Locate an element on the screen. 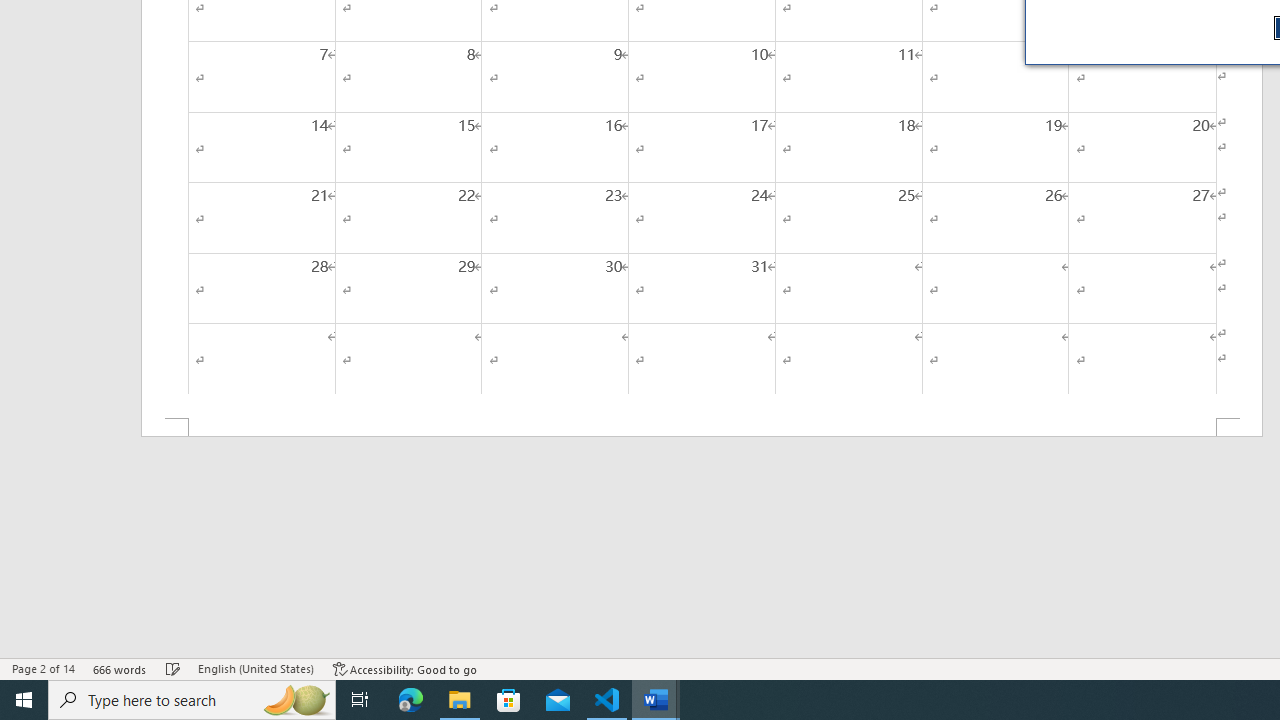 The height and width of the screenshot is (720, 1280). 'Page Number Page 2 of 14' is located at coordinates (43, 669).